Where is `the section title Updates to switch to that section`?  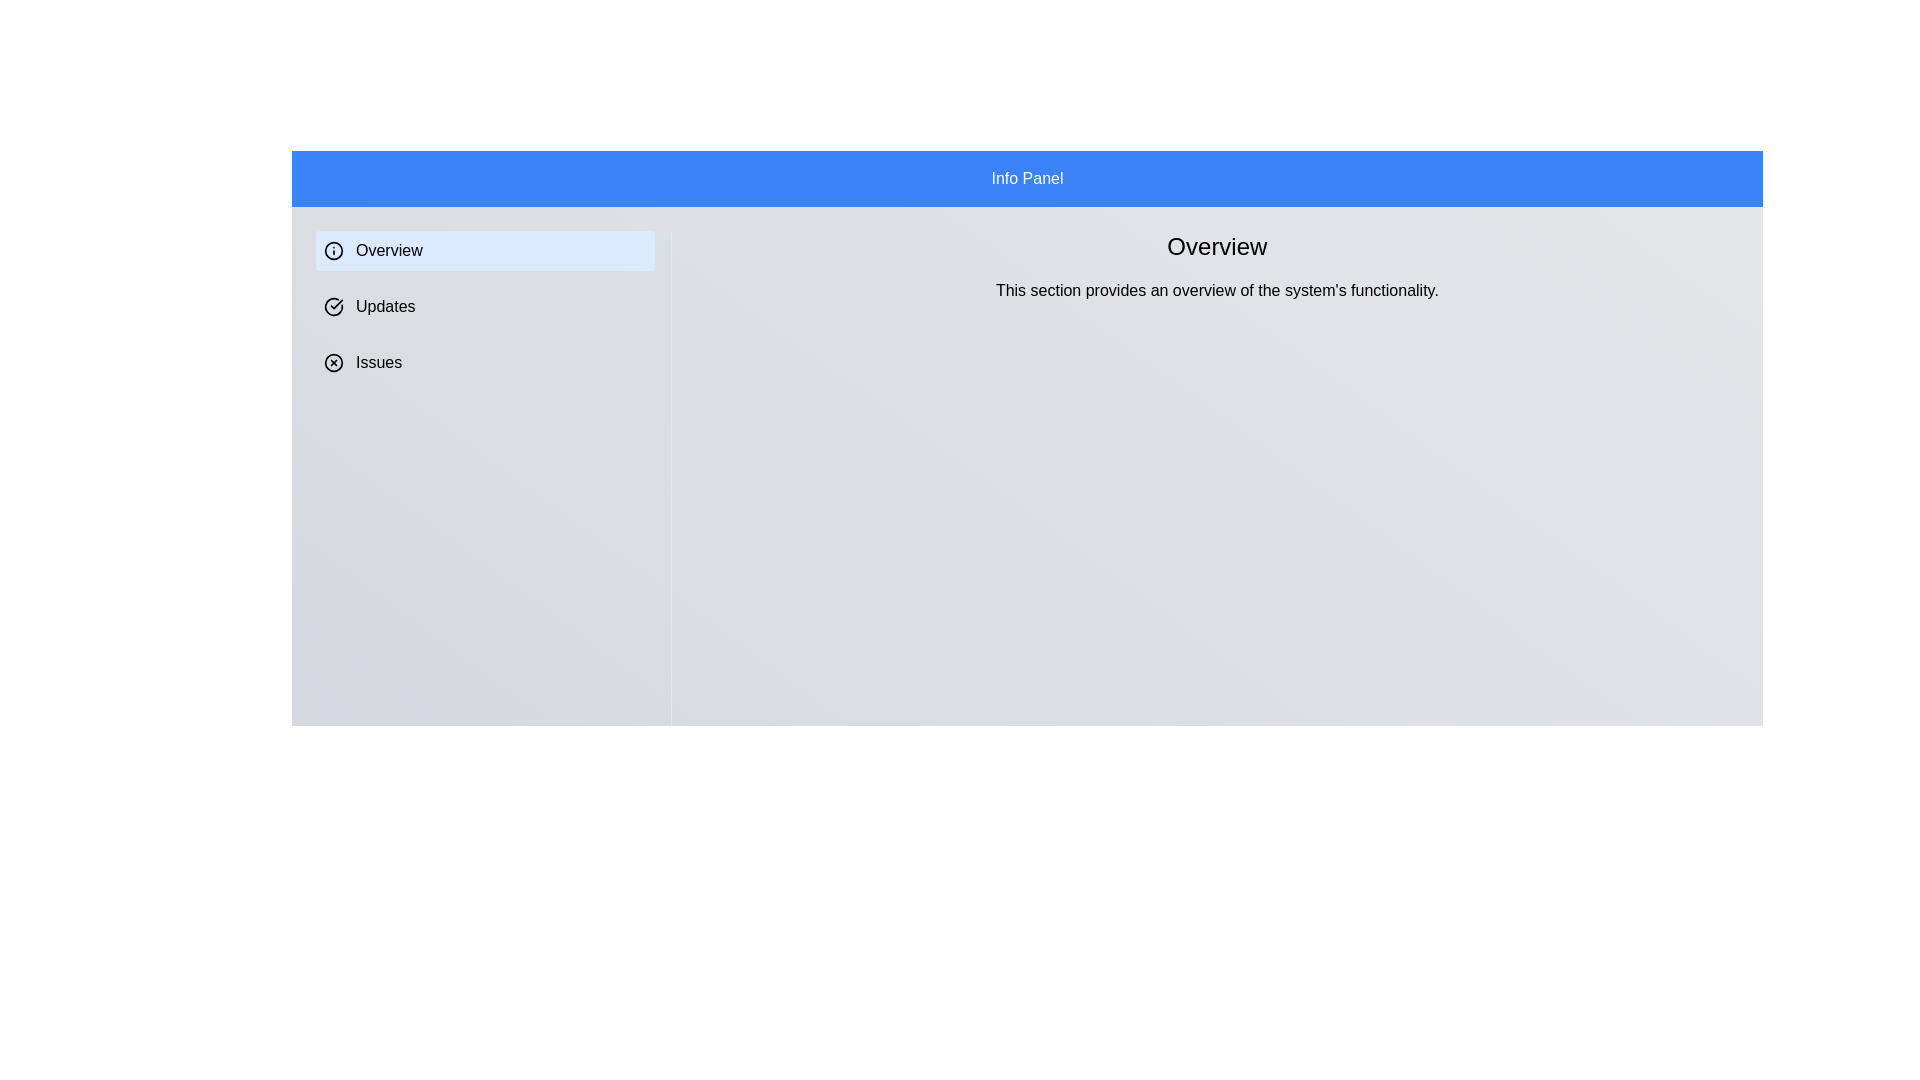 the section title Updates to switch to that section is located at coordinates (484, 307).